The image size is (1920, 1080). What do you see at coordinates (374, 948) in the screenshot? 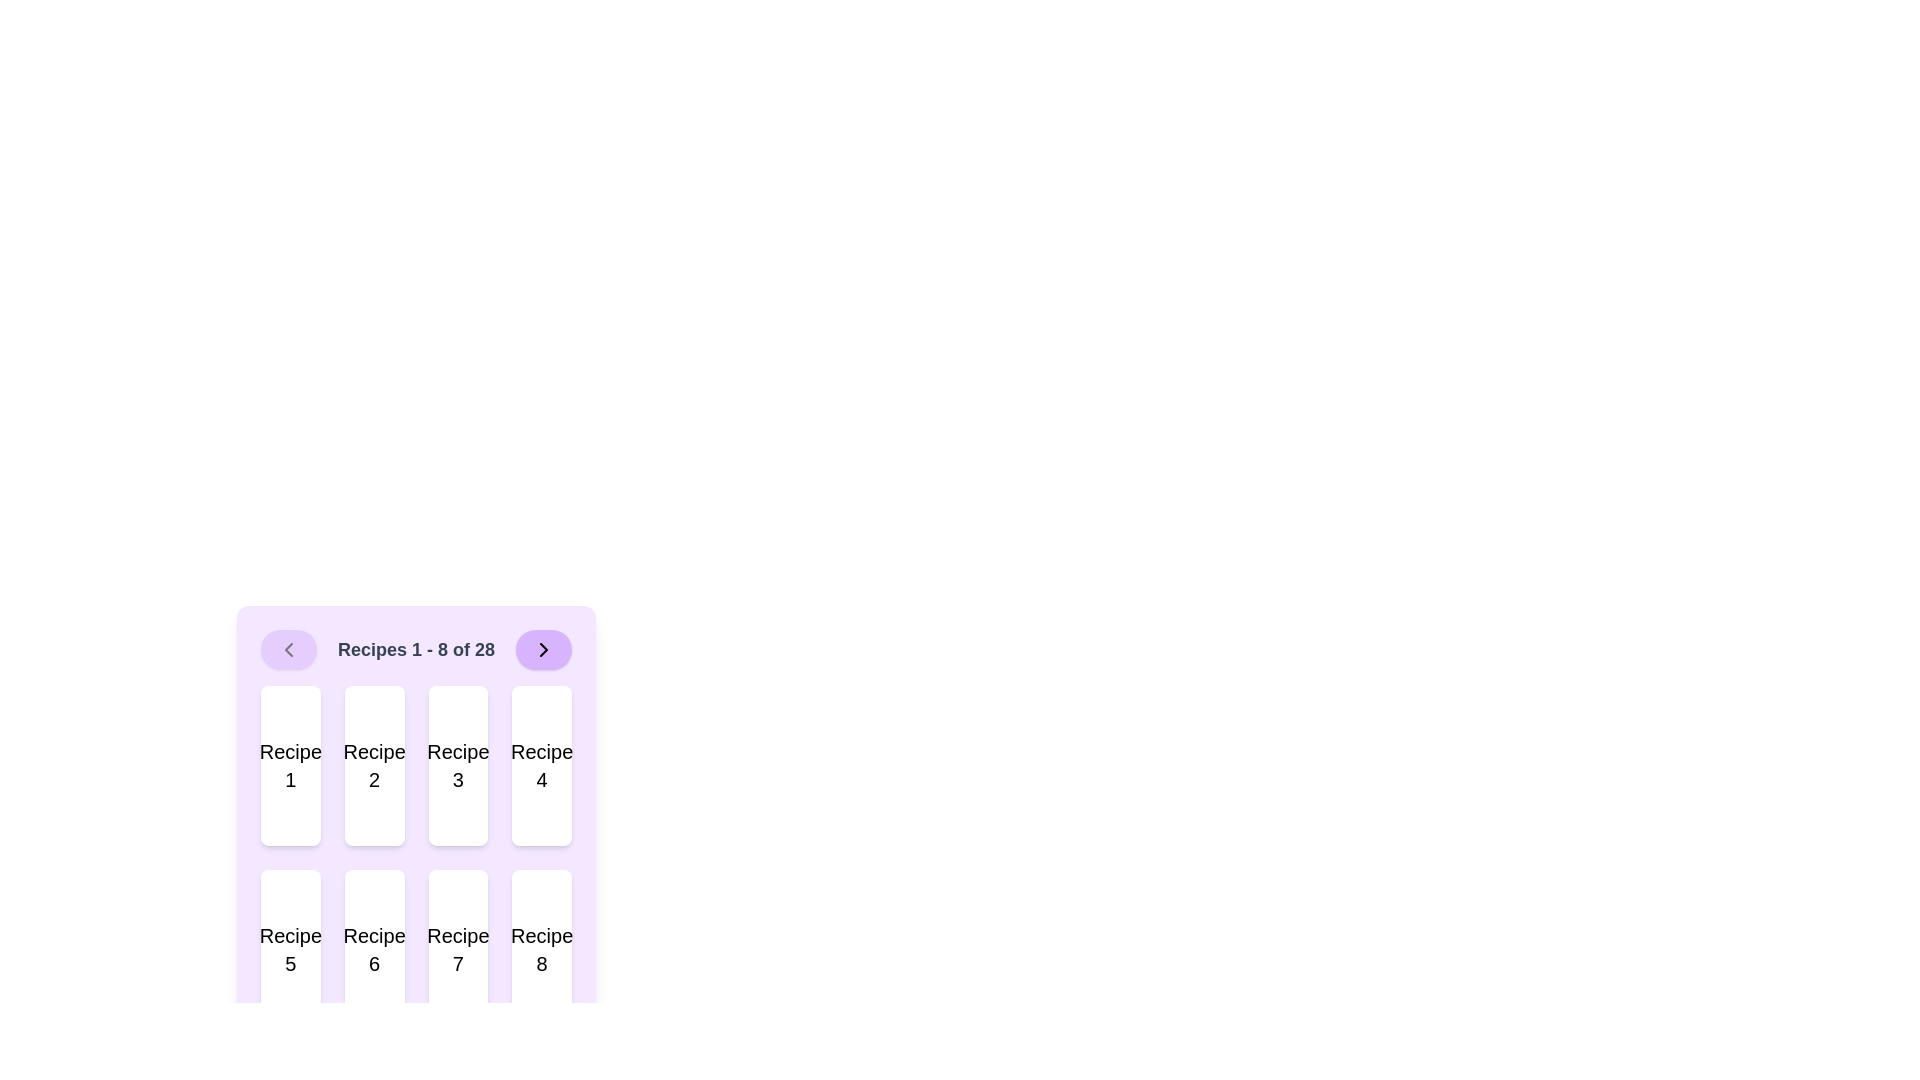
I see `the Card component displaying details about 'Recipe 6', located in the bottom row of a 2x4 grid layout, between 'Recipe 5' and 'Recipe 7'` at bounding box center [374, 948].